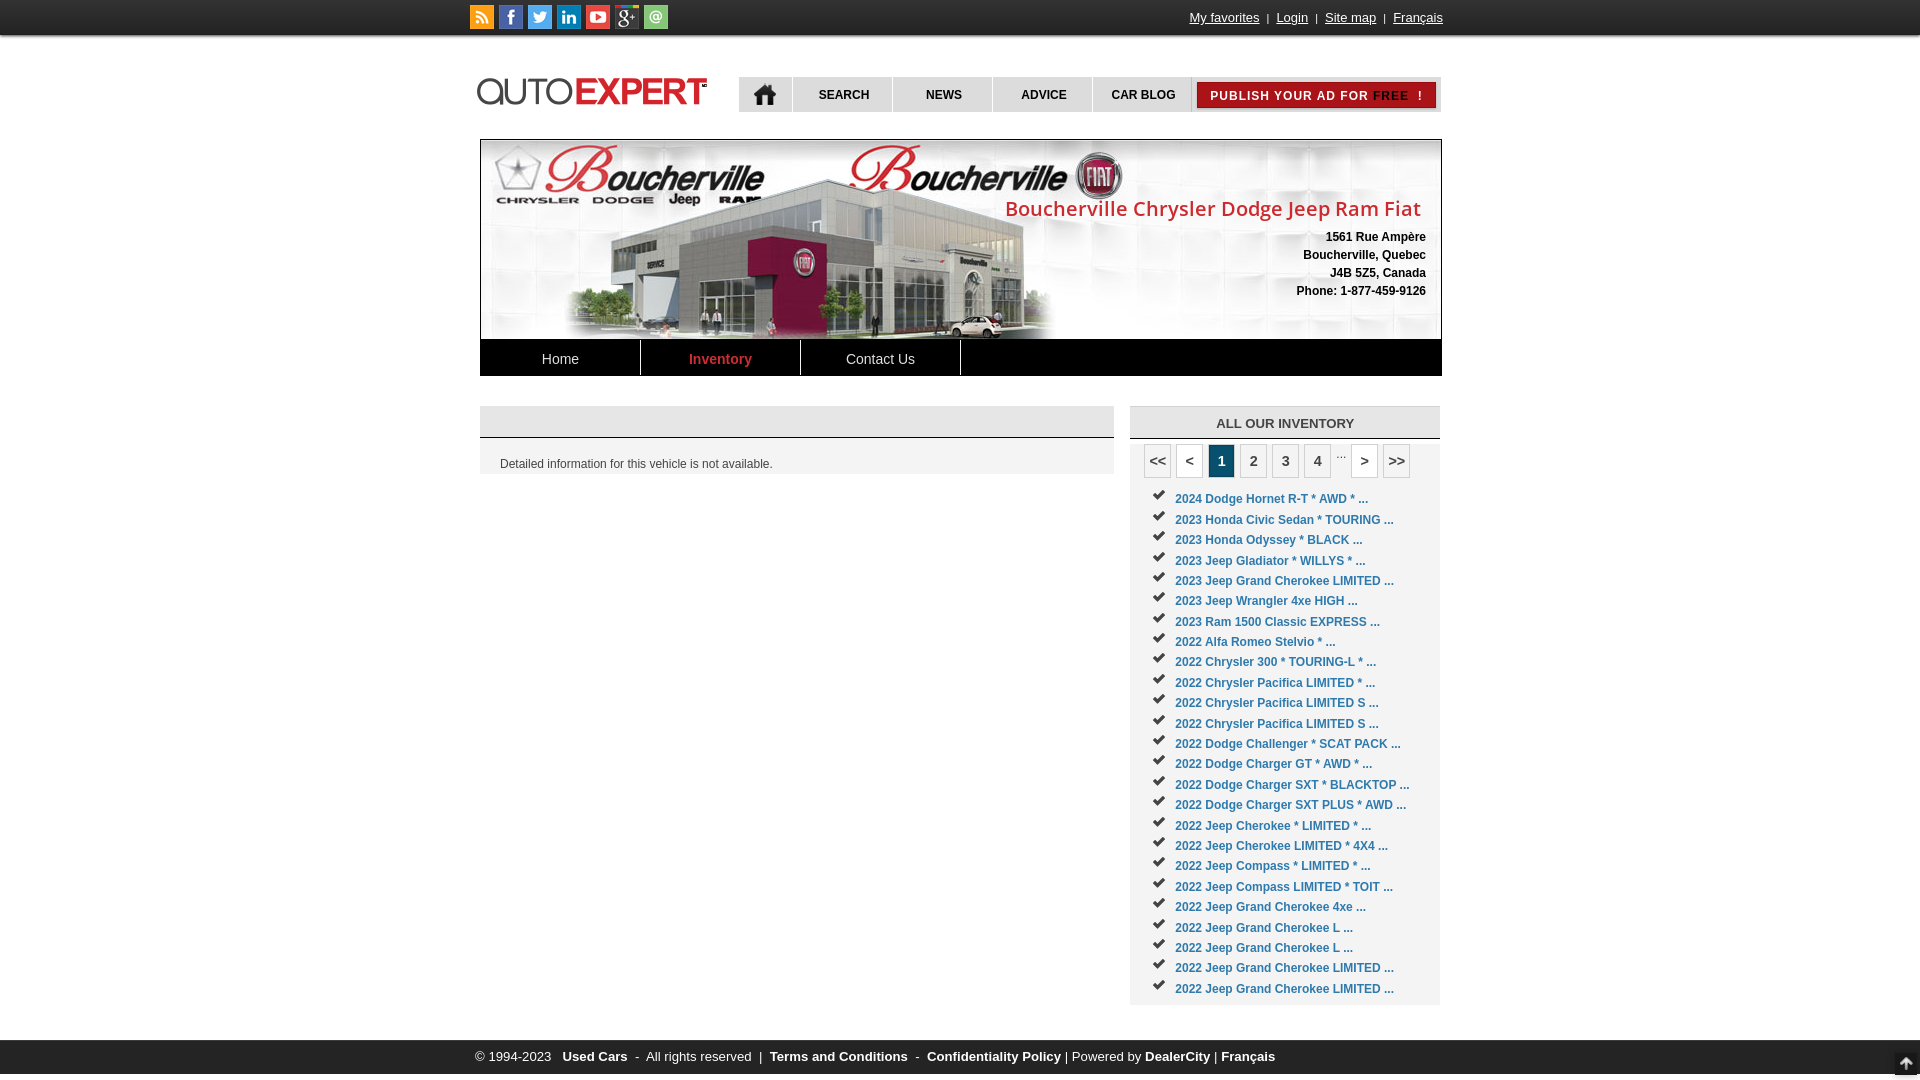  Describe the element at coordinates (528, 24) in the screenshot. I see `'Follow autoExpert.ca on Twitter'` at that location.